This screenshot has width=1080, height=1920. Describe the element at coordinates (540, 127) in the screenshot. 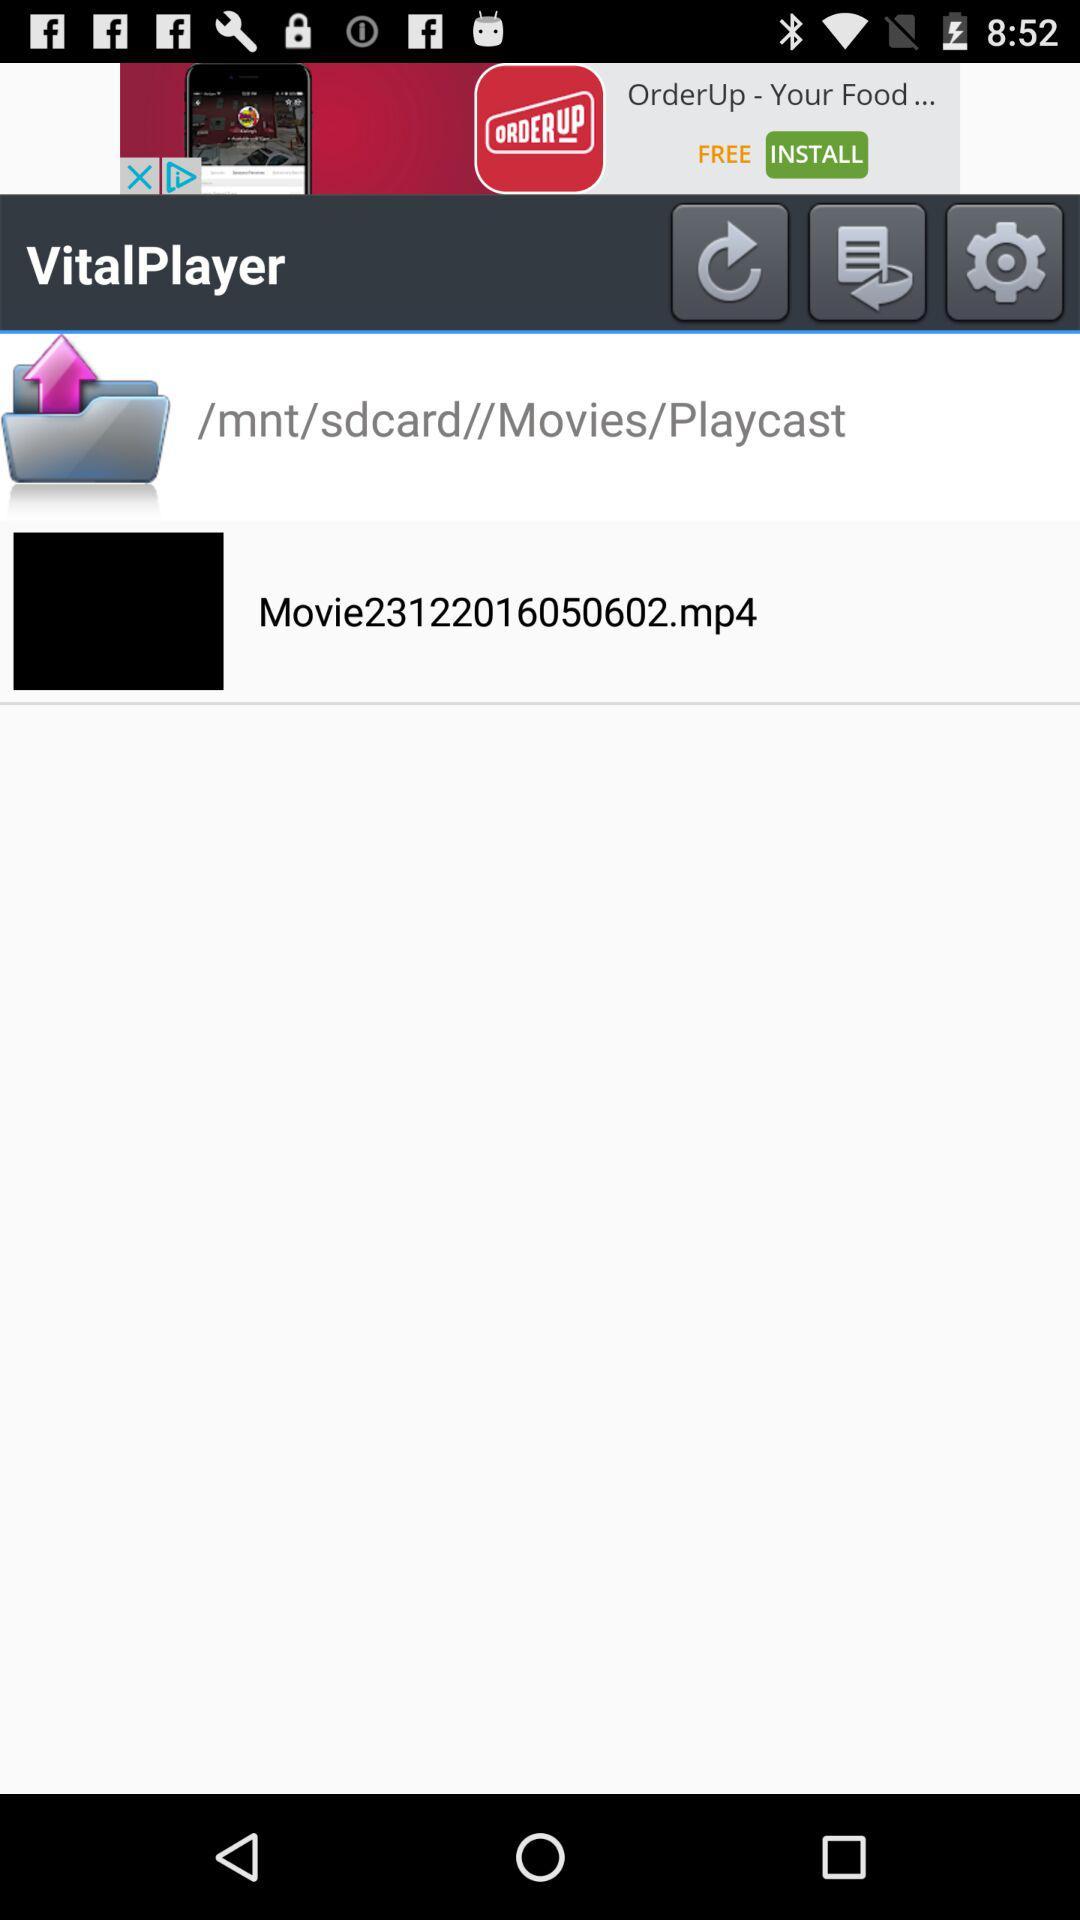

I see `advertisement` at that location.